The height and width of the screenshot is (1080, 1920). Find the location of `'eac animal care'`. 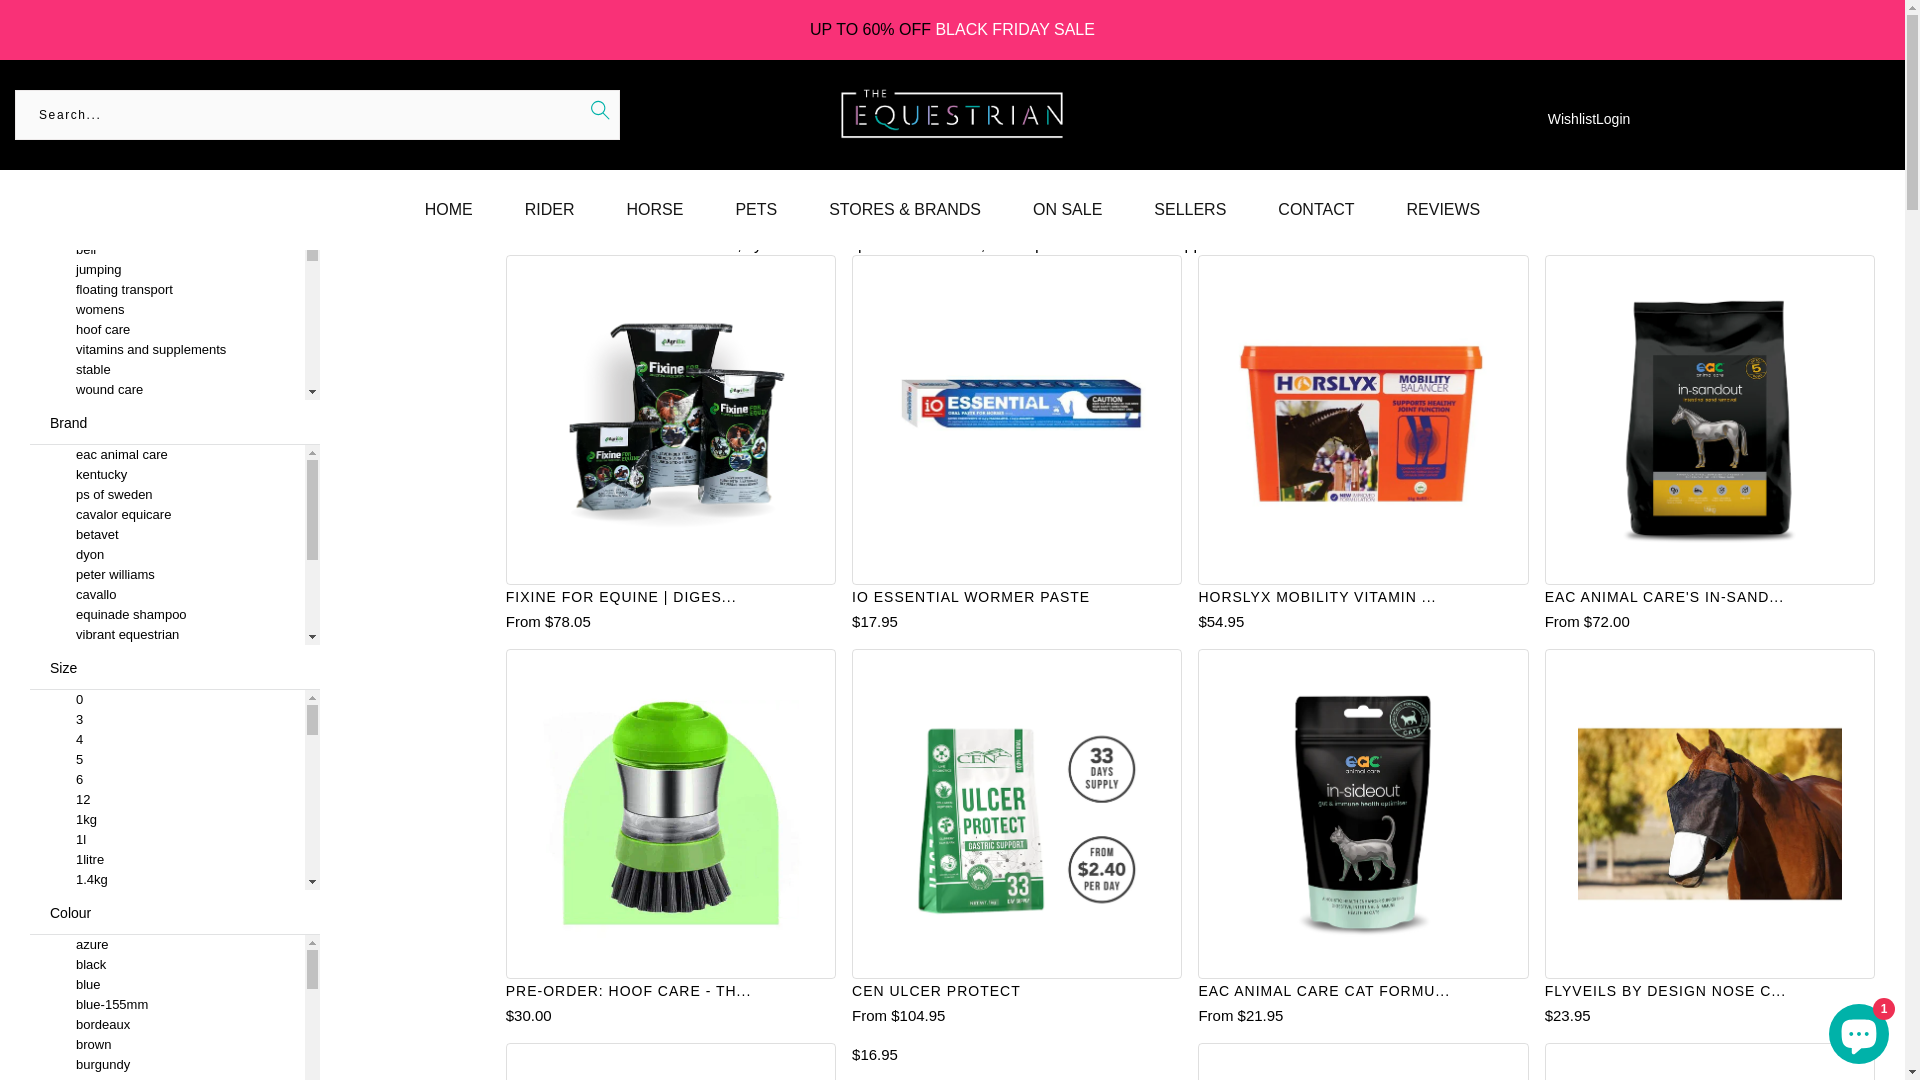

'eac animal care' is located at coordinates (167, 455).